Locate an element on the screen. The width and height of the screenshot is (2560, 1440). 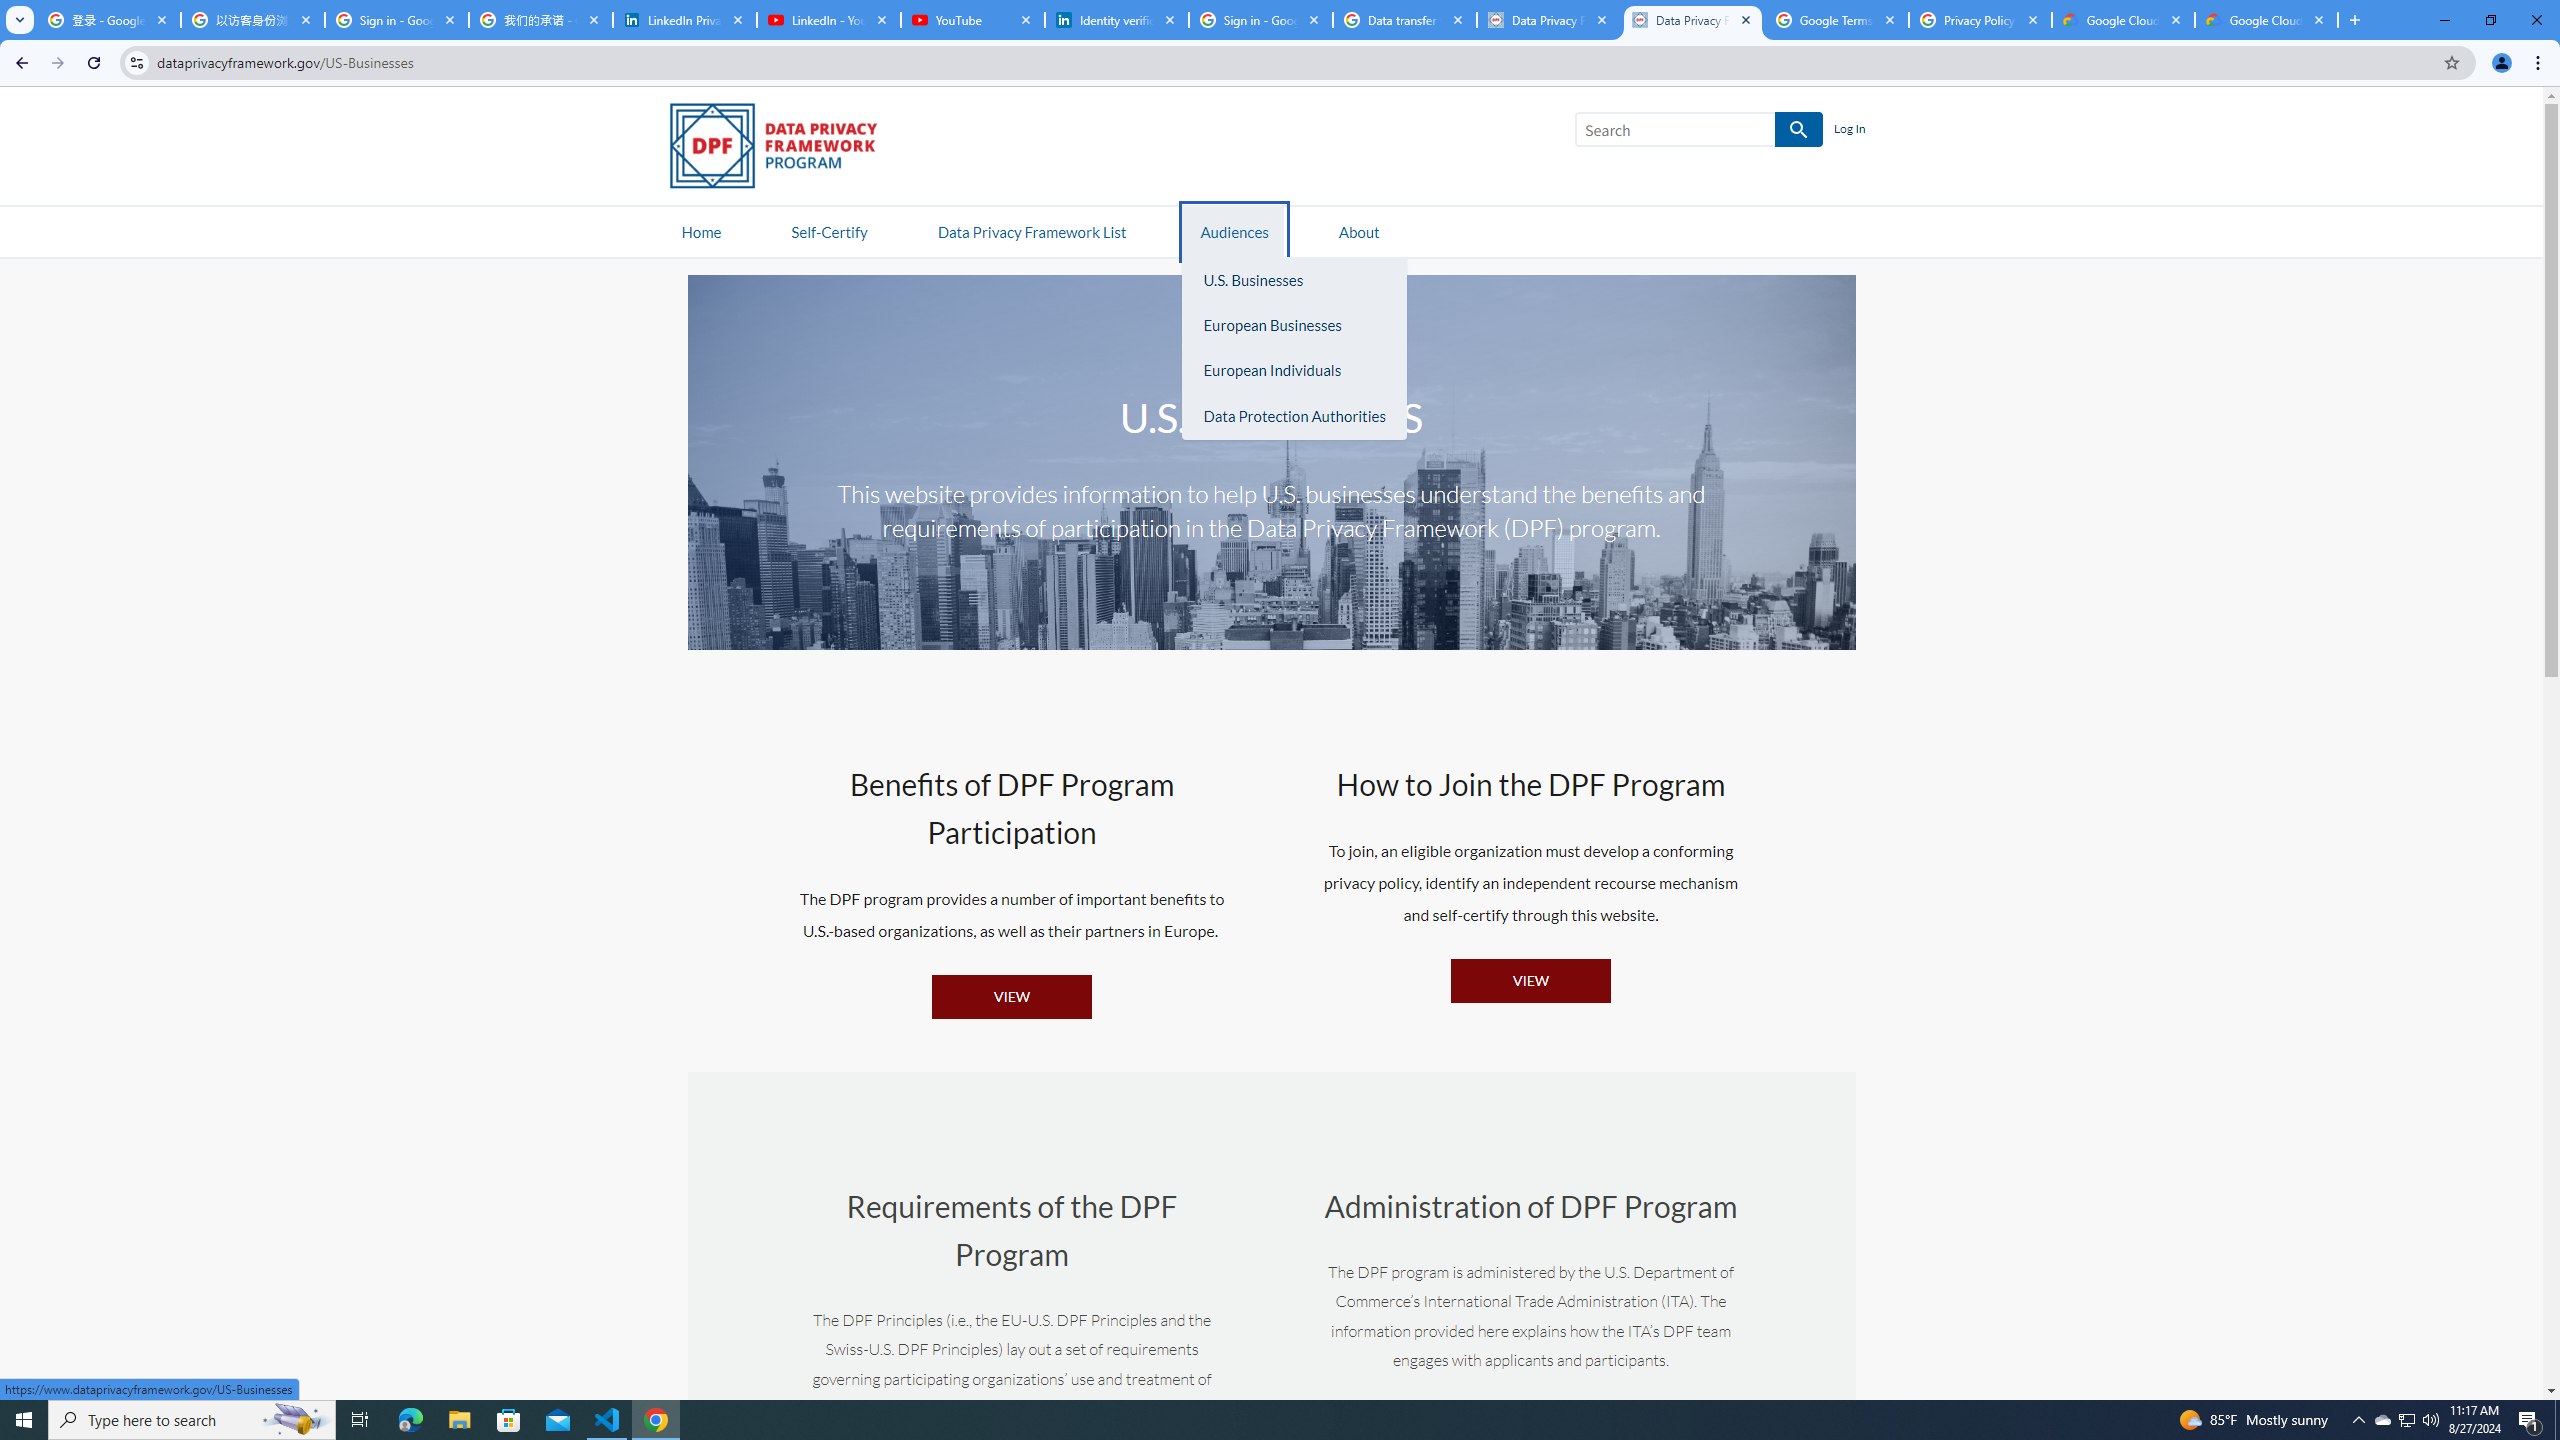
'Search' is located at coordinates (1675, 130).